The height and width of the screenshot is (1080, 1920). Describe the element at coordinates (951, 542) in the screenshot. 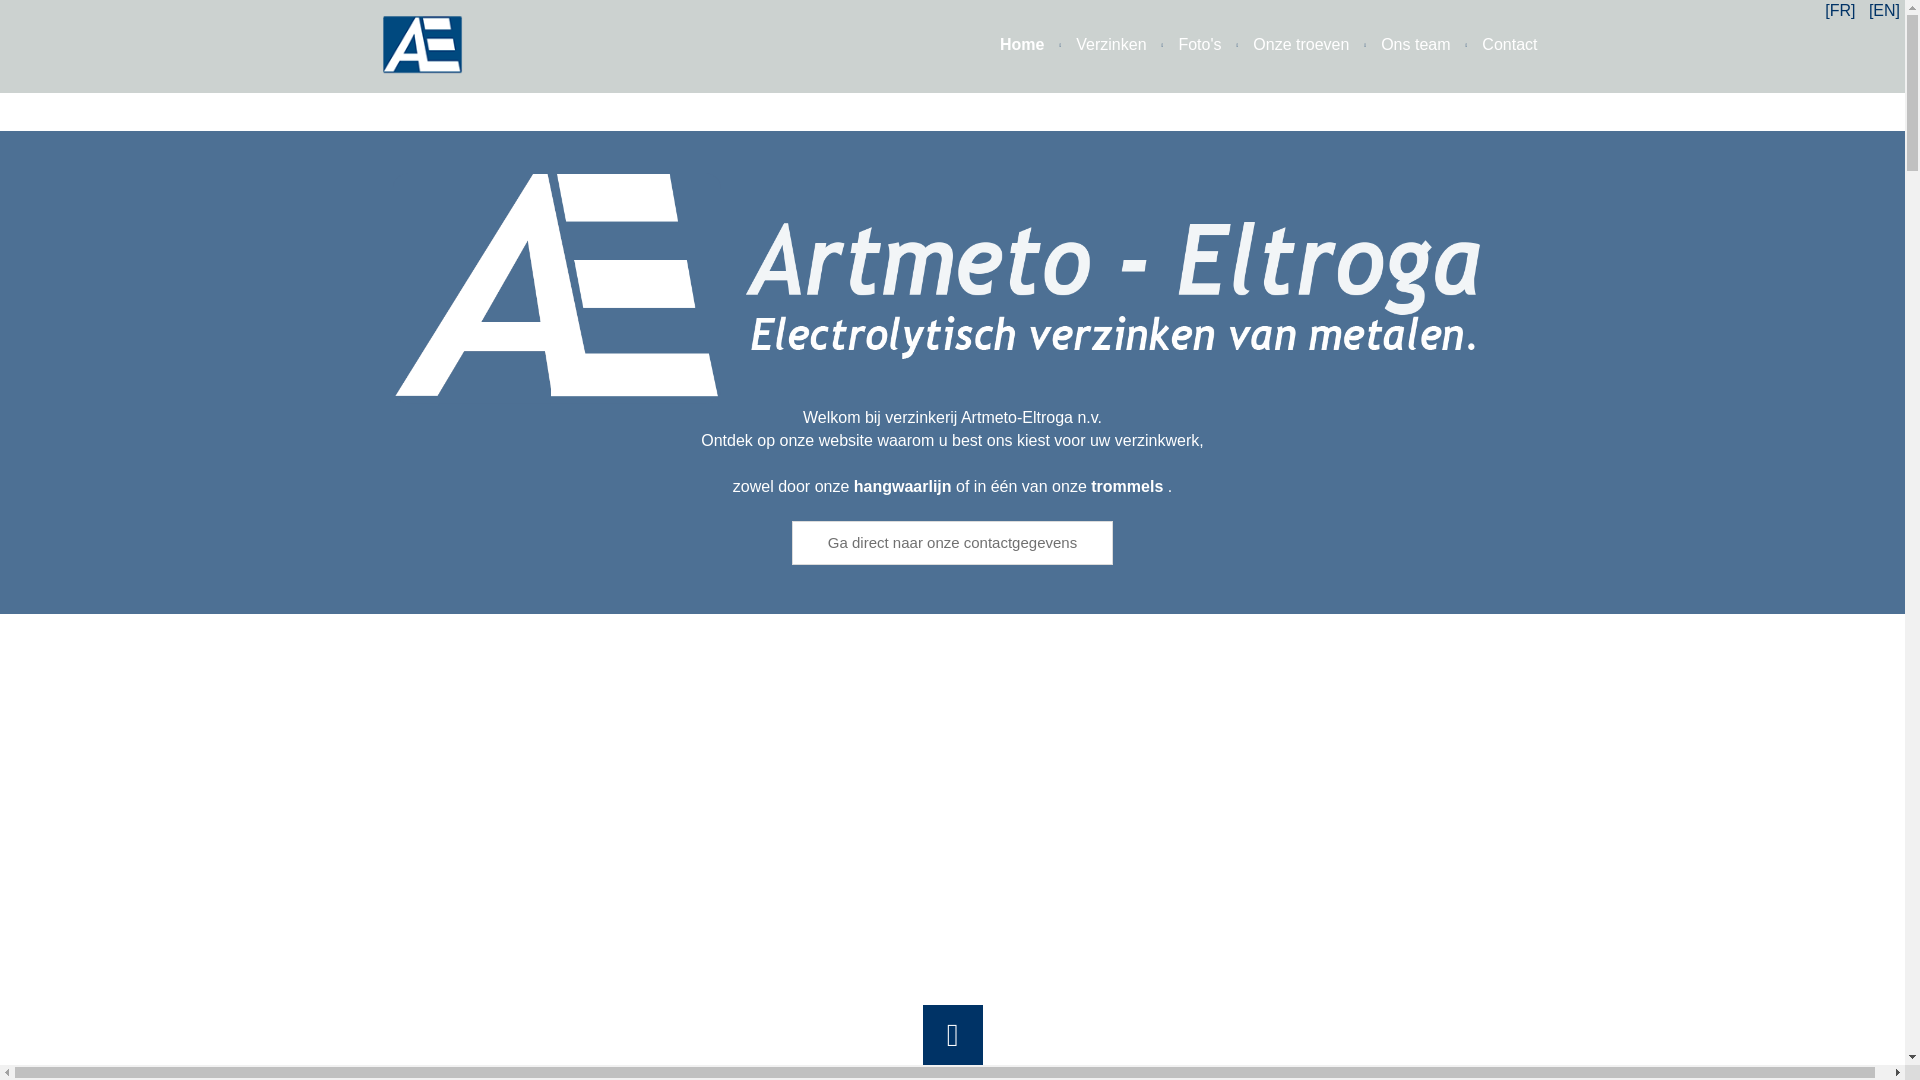

I see `'Ga direct naar onze contactgegevens'` at that location.